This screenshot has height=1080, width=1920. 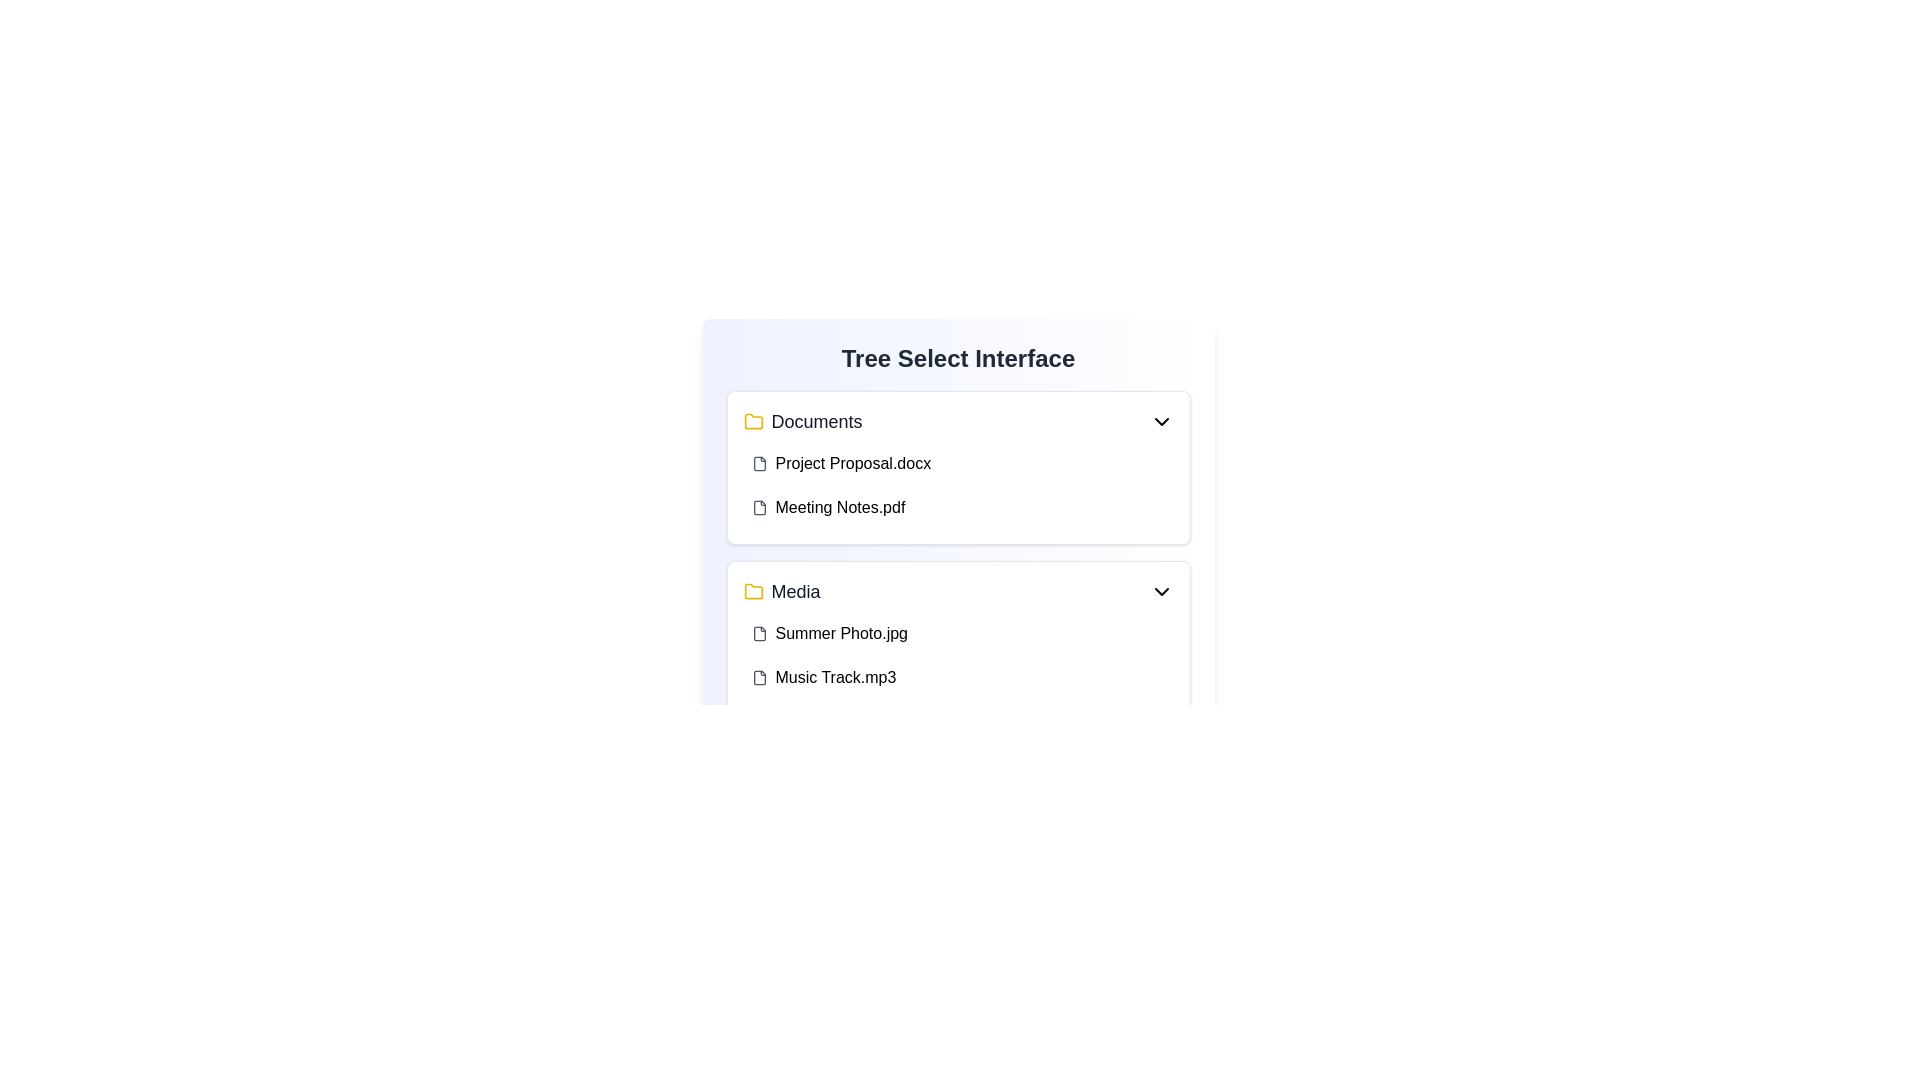 What do you see at coordinates (957, 507) in the screenshot?
I see `the selectable item representing 'Meeting Notes.pdf' in the file tree` at bounding box center [957, 507].